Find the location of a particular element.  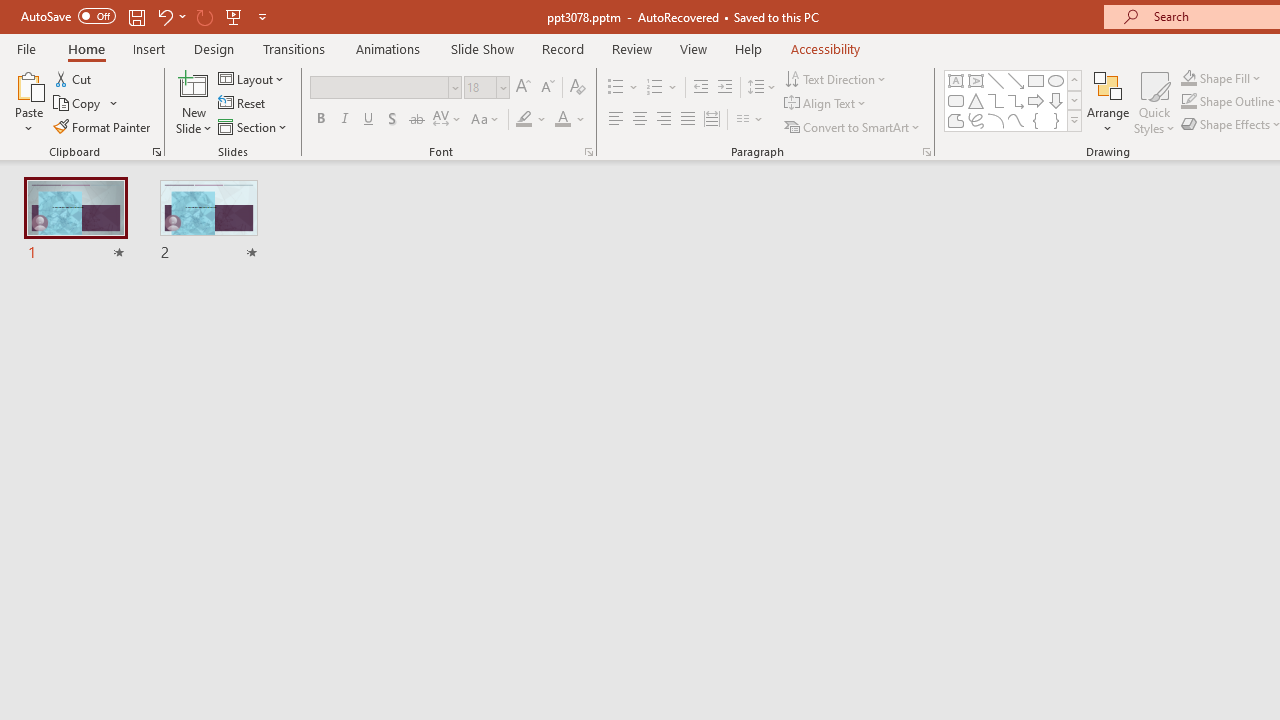

'Text Direction' is located at coordinates (837, 78).